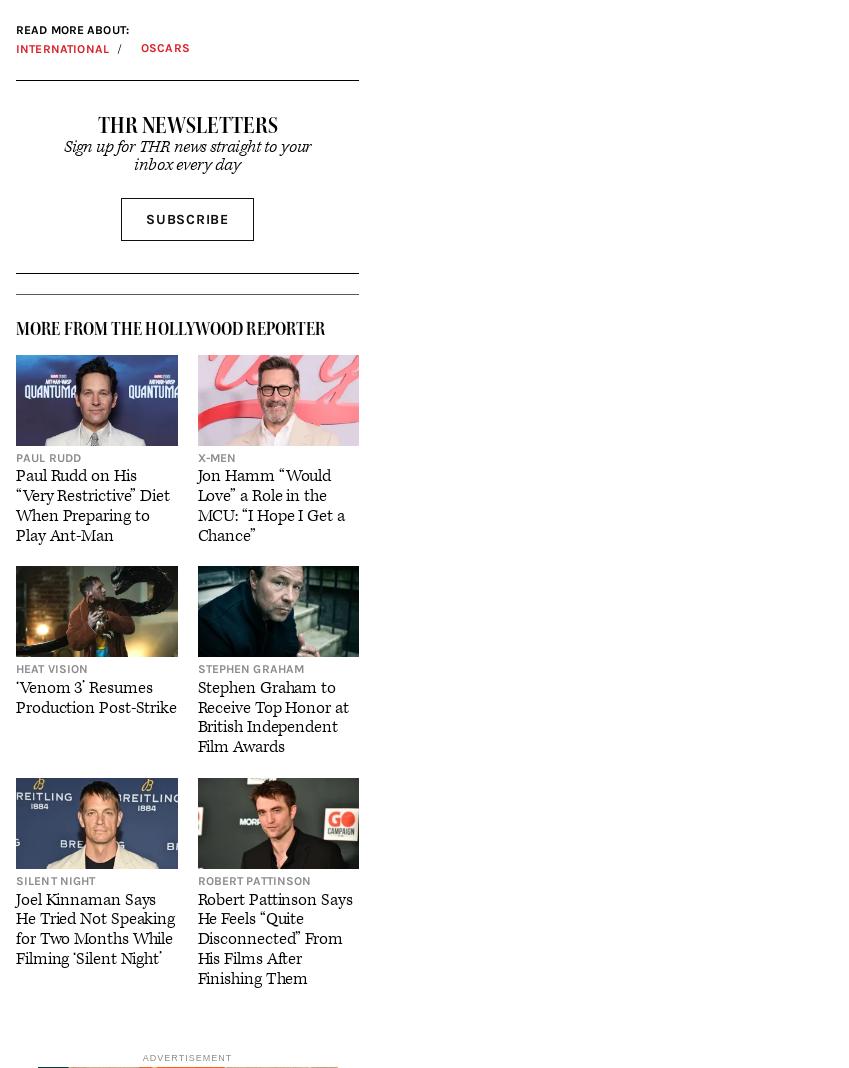 The width and height of the screenshot is (849, 1068). What do you see at coordinates (170, 326) in the screenshot?
I see `'More from The Hollywood Reporter'` at bounding box center [170, 326].